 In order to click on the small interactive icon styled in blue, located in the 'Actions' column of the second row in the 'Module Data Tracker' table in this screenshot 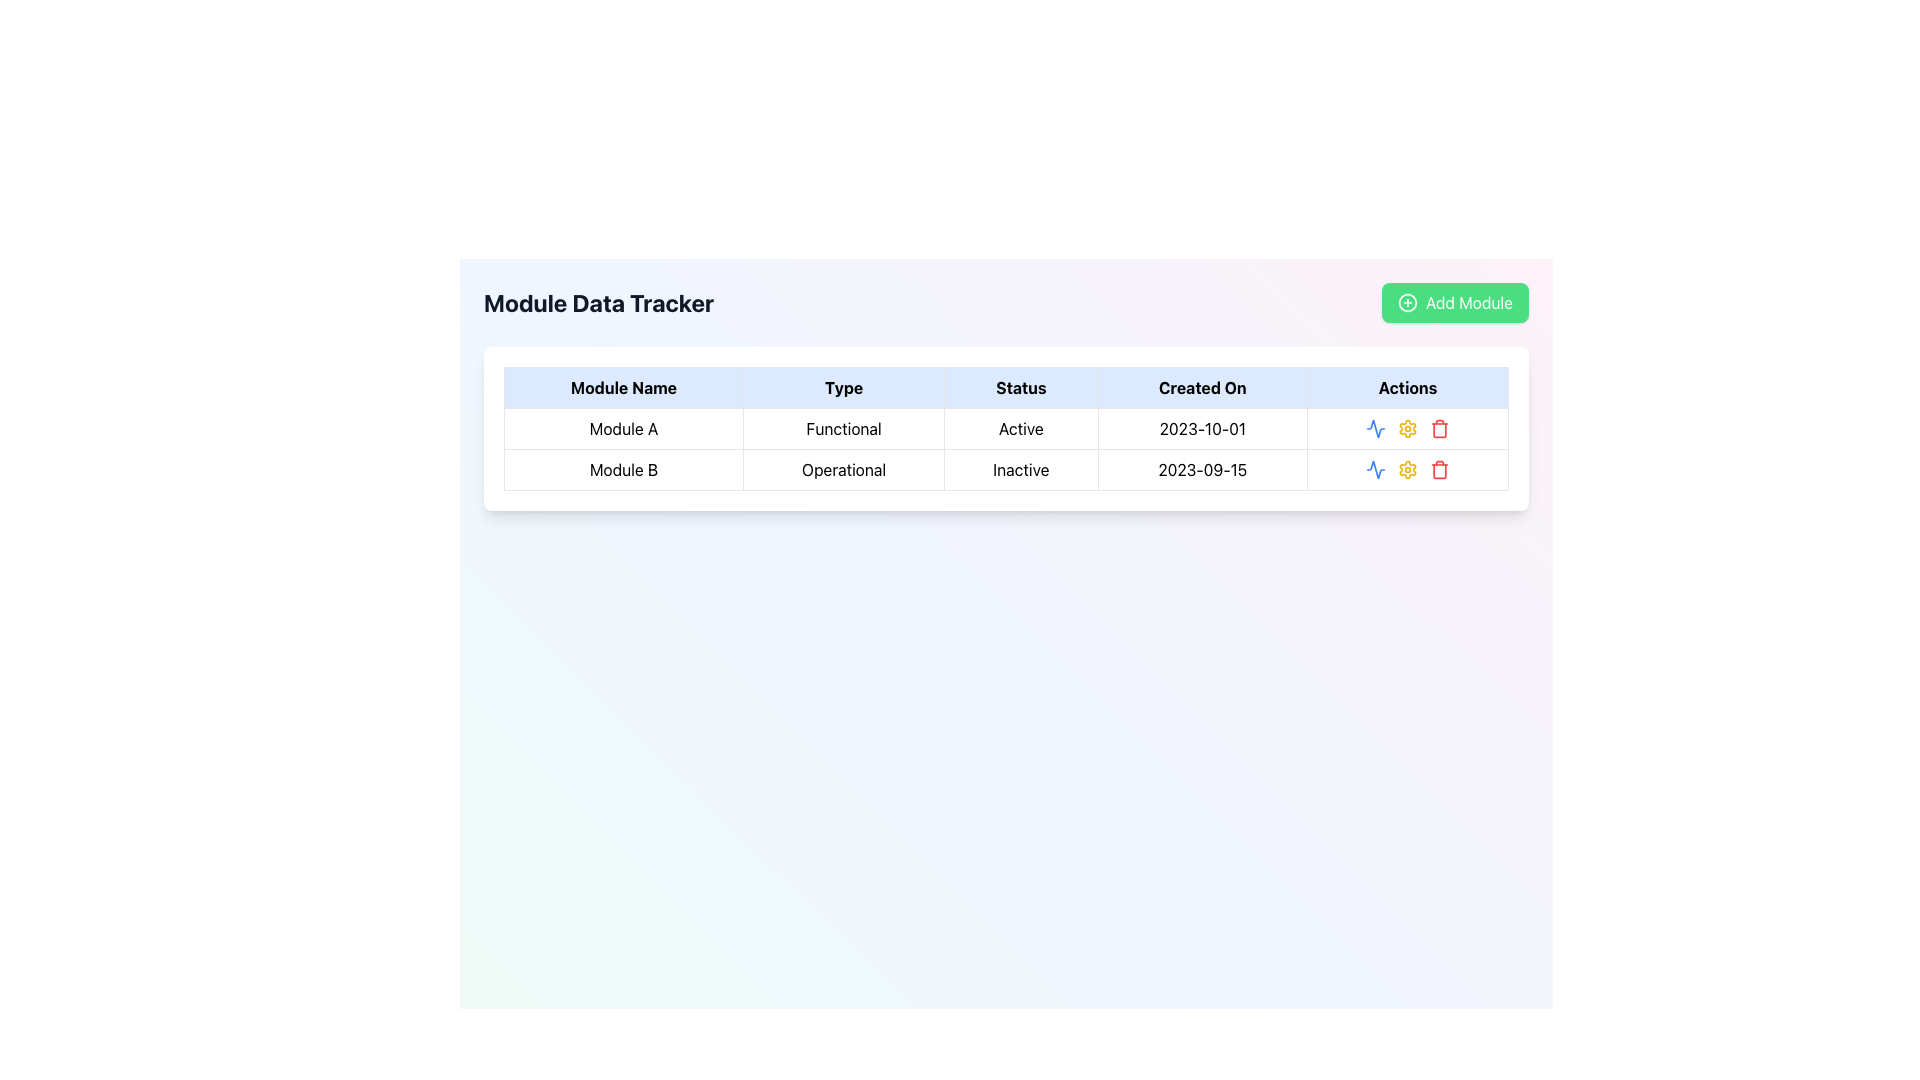, I will do `click(1375, 427)`.